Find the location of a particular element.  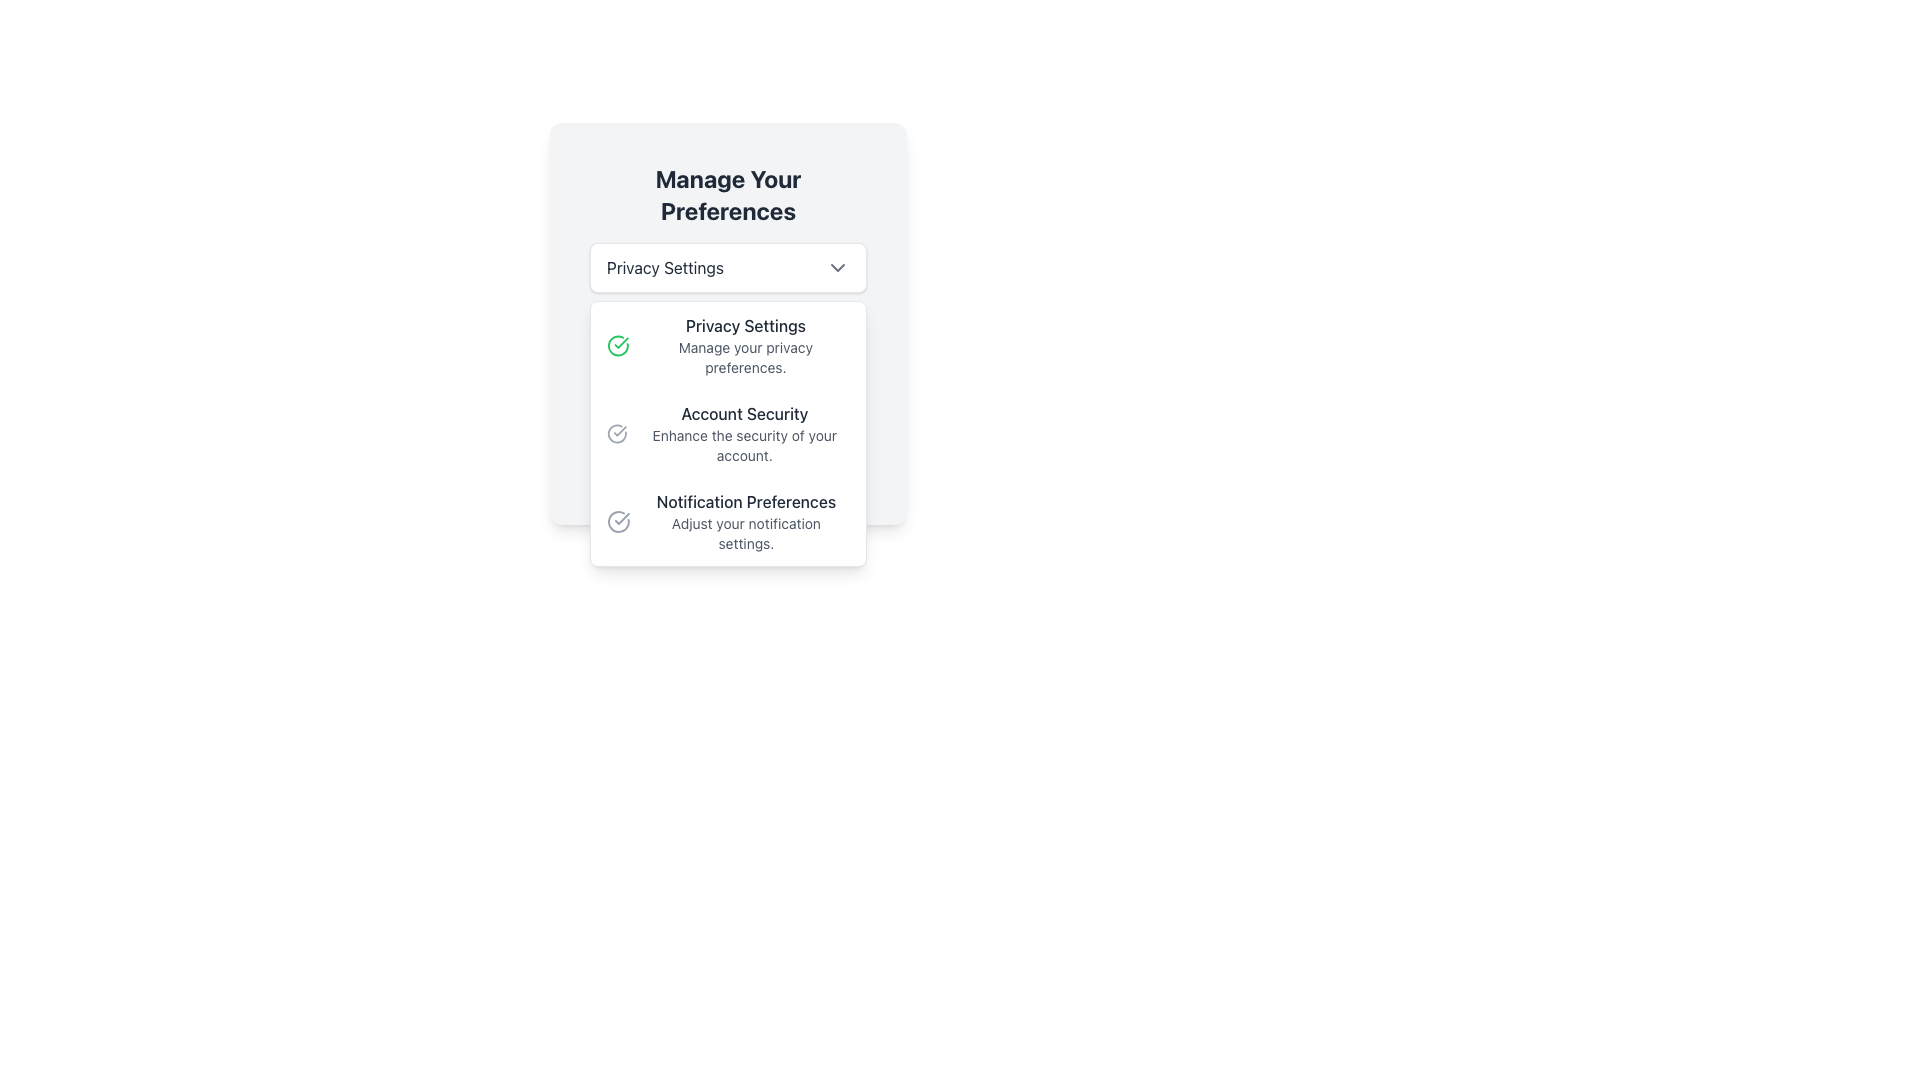

the dropdown menu located below the 'Privacy Settings' header is located at coordinates (727, 433).